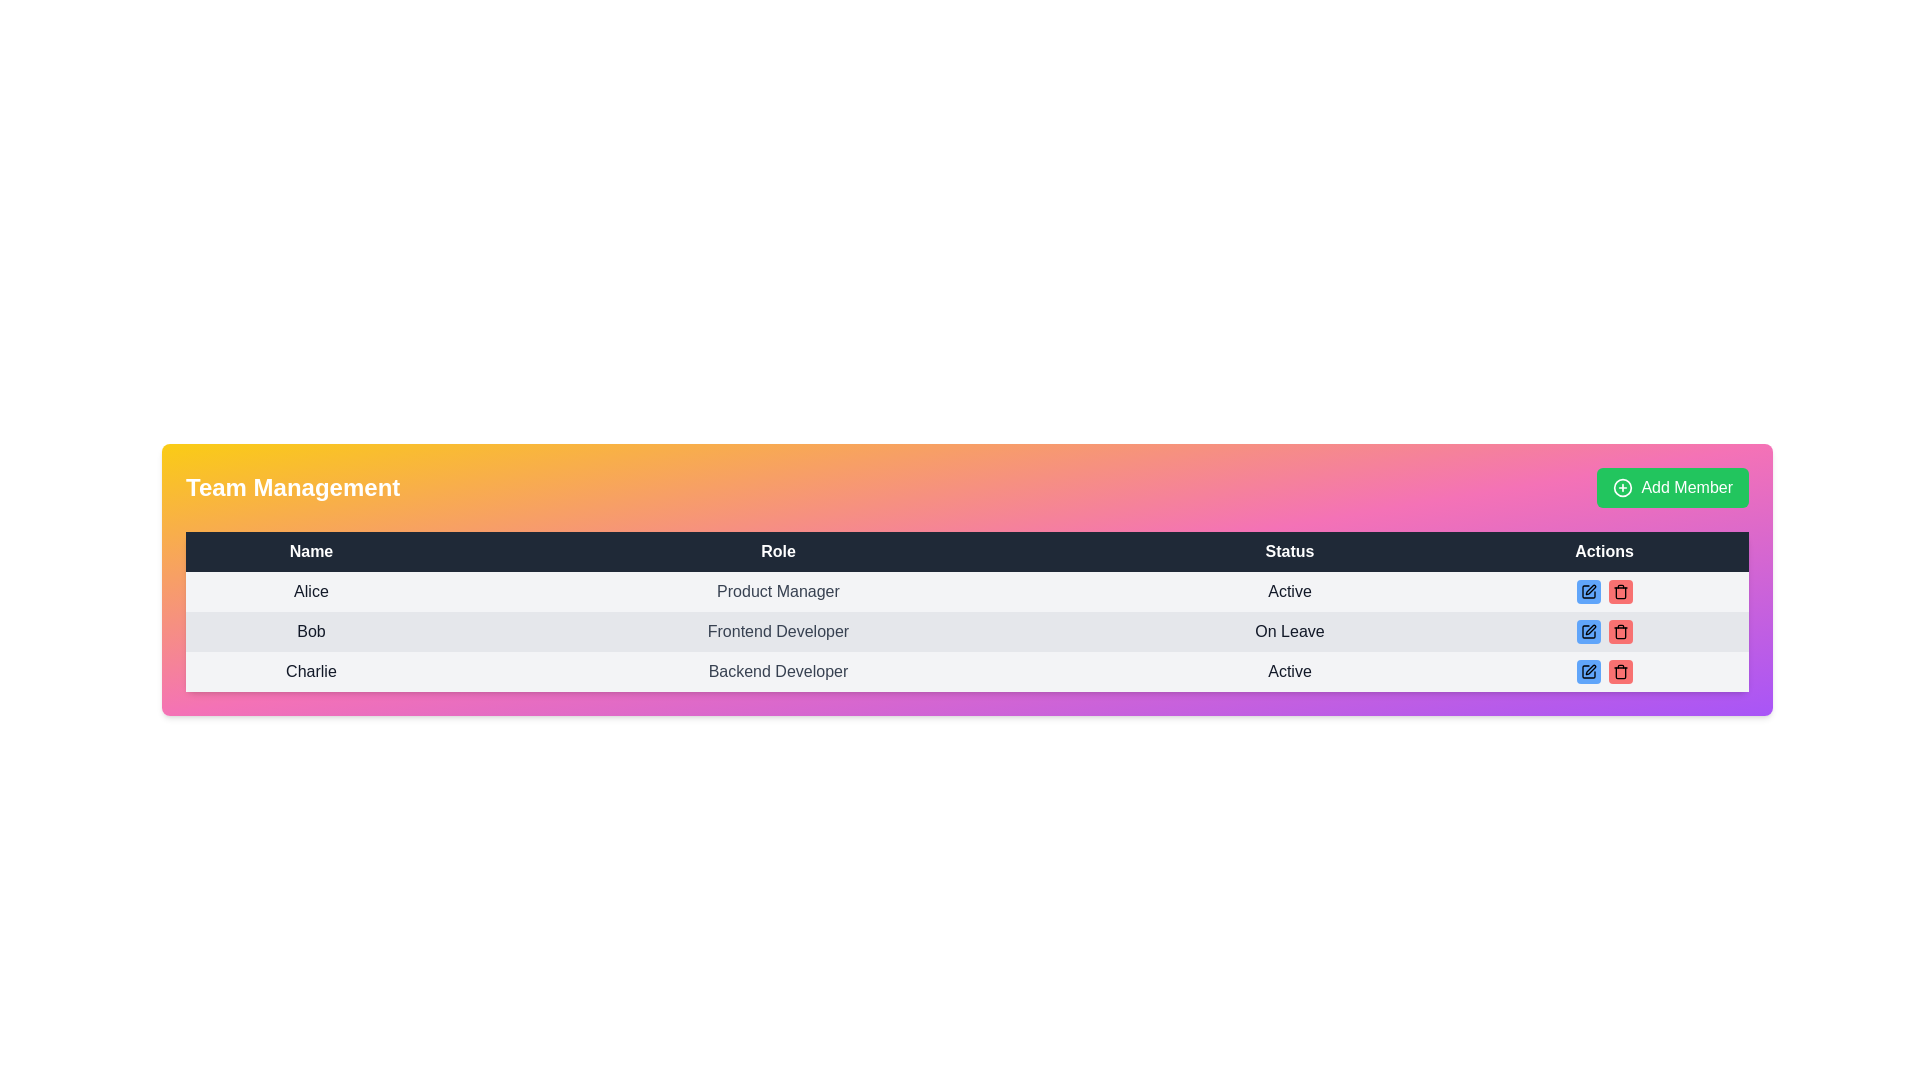 The width and height of the screenshot is (1920, 1080). I want to click on text from the static label displaying 'Status', which is the third header item in a black header bar layout, so click(1290, 551).